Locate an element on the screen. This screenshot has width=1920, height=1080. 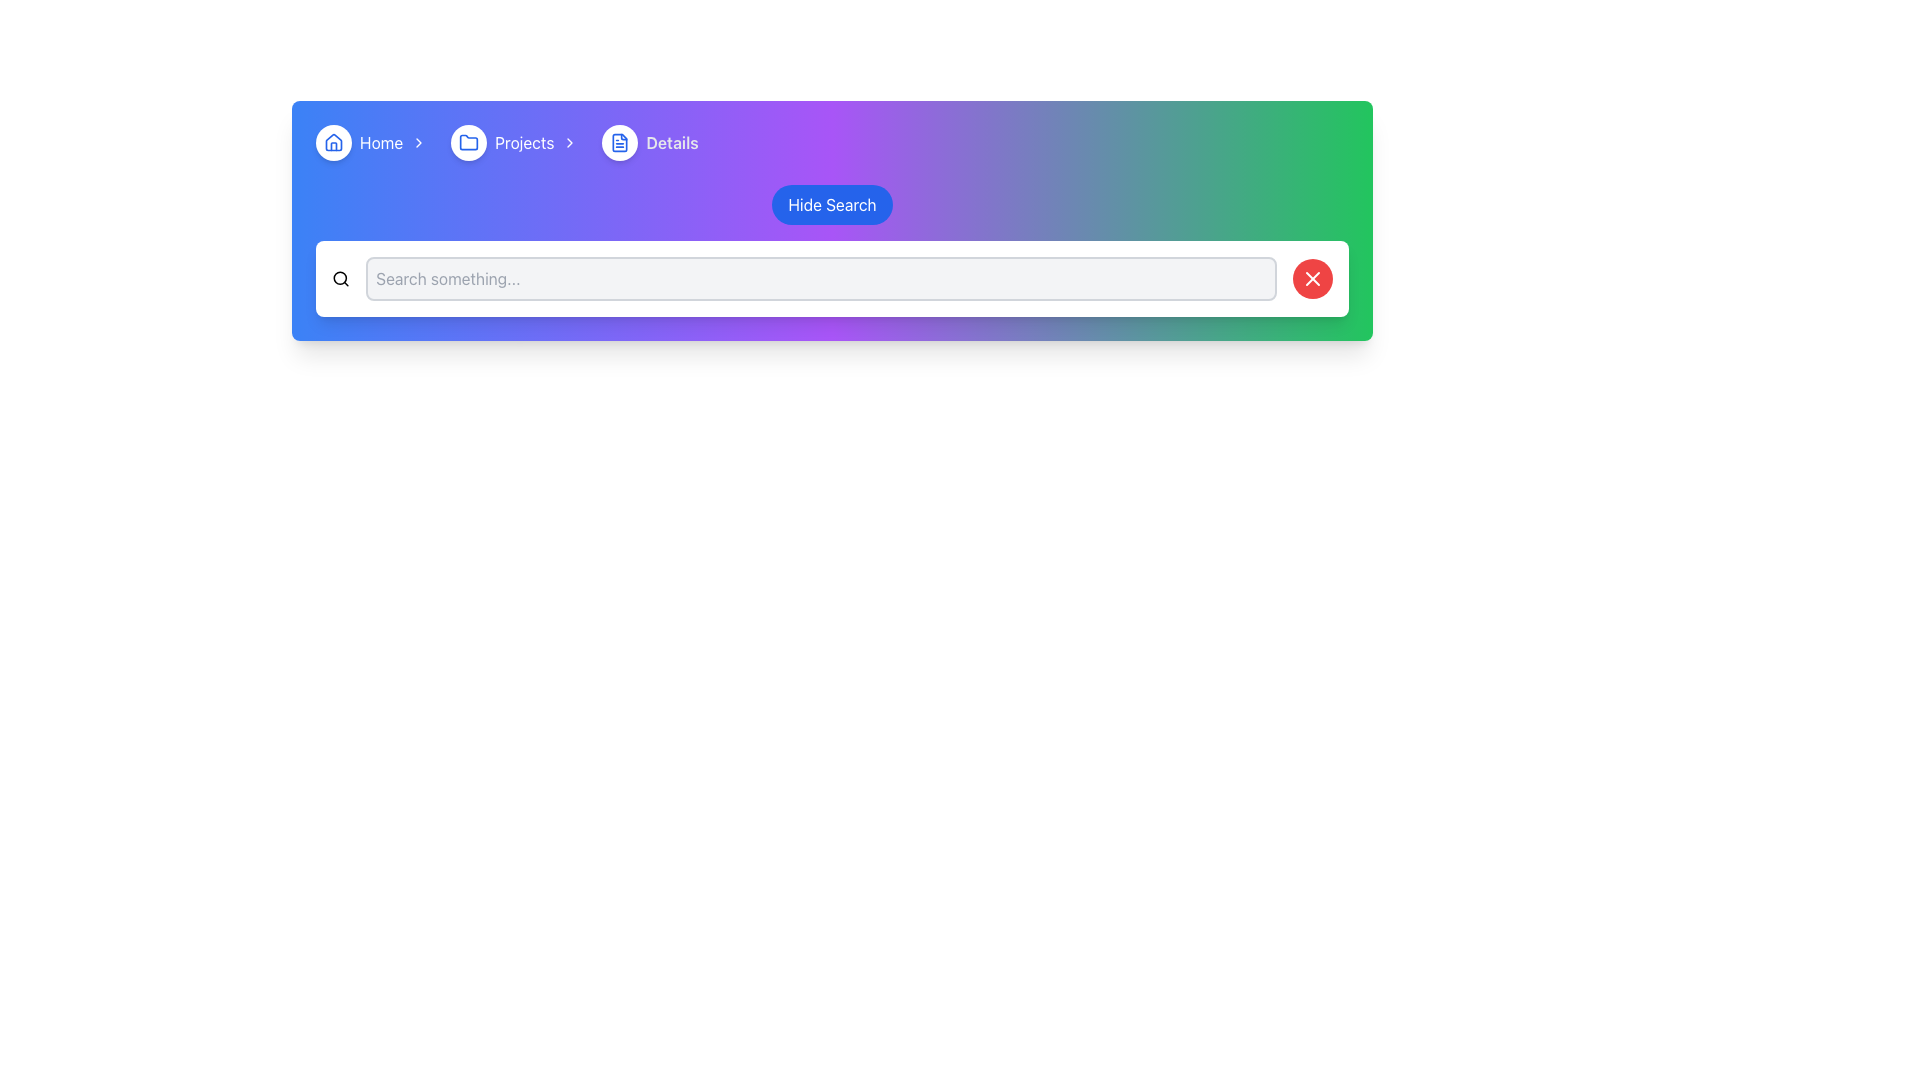
the 'X' icon button enclosed within a circular red background located at the right side of the search bar is located at coordinates (1313, 278).